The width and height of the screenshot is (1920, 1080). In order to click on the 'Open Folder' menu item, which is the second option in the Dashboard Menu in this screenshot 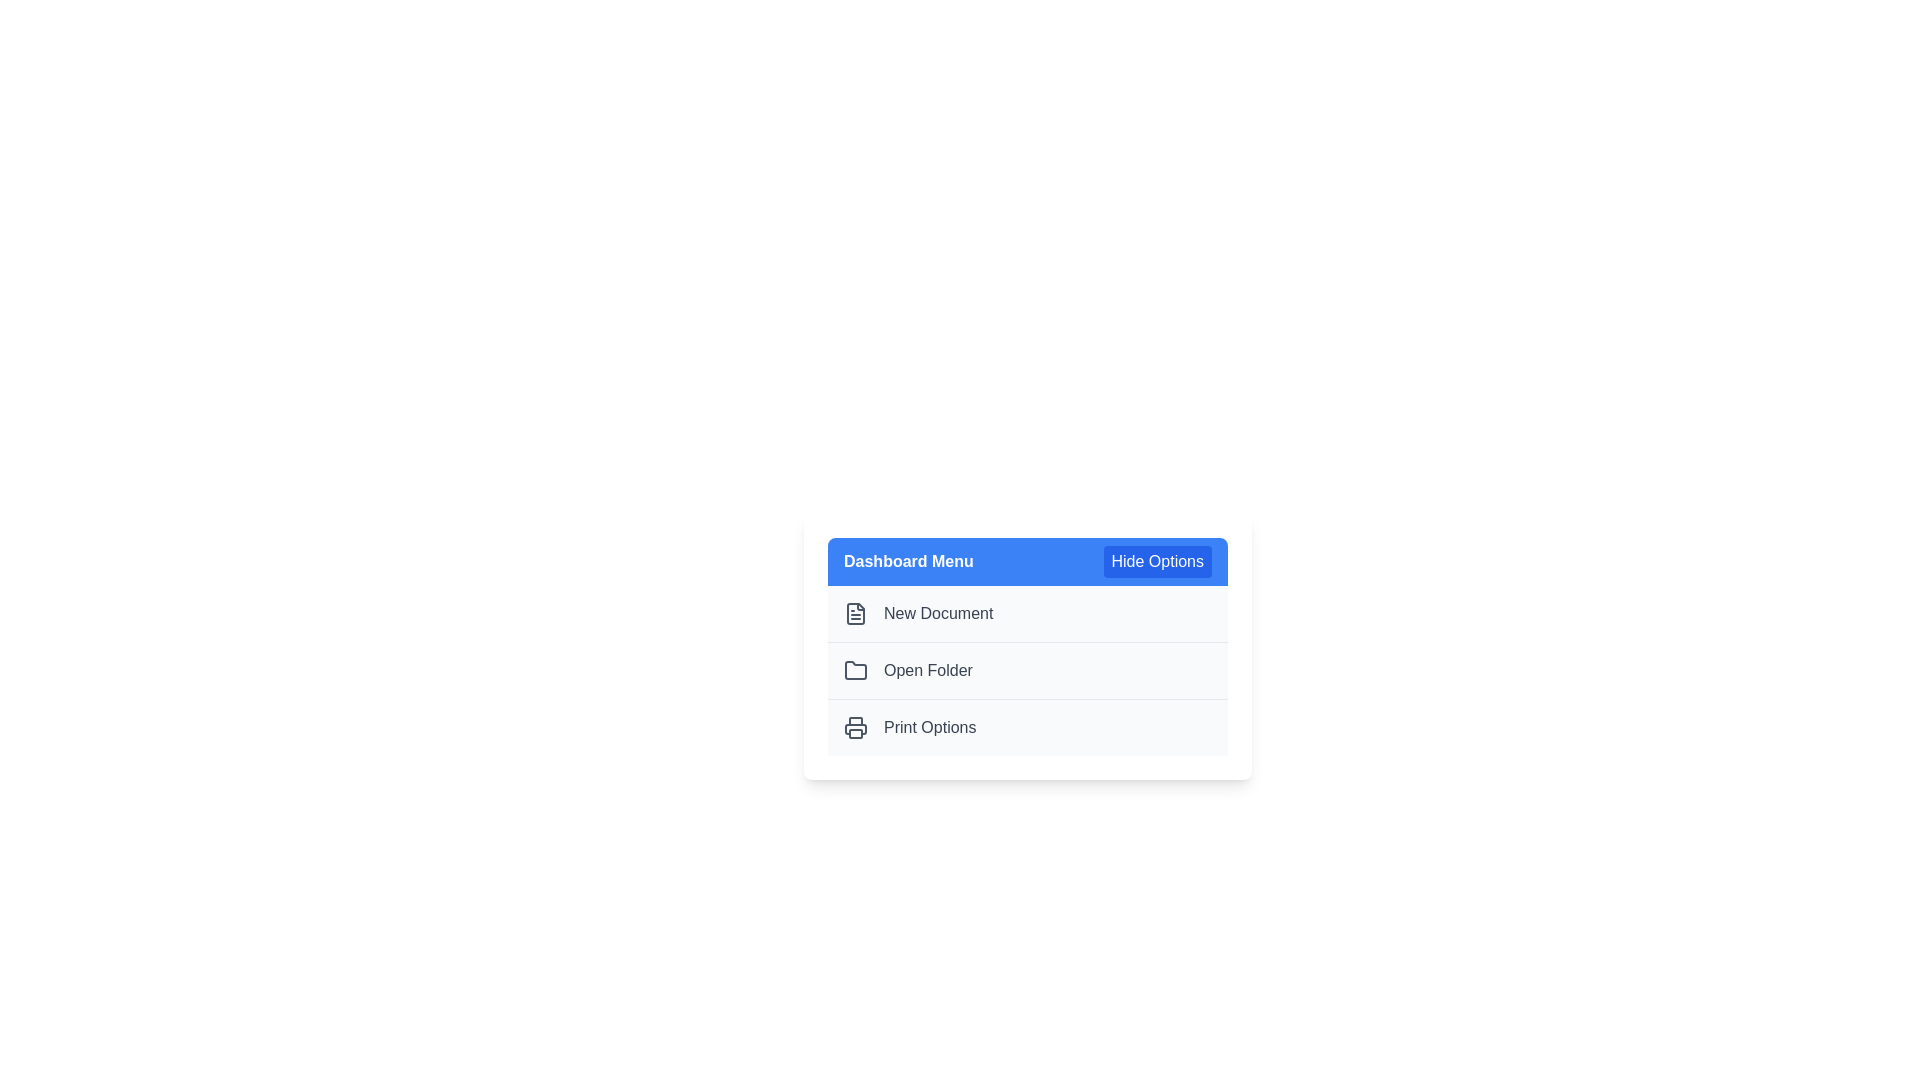, I will do `click(1027, 671)`.